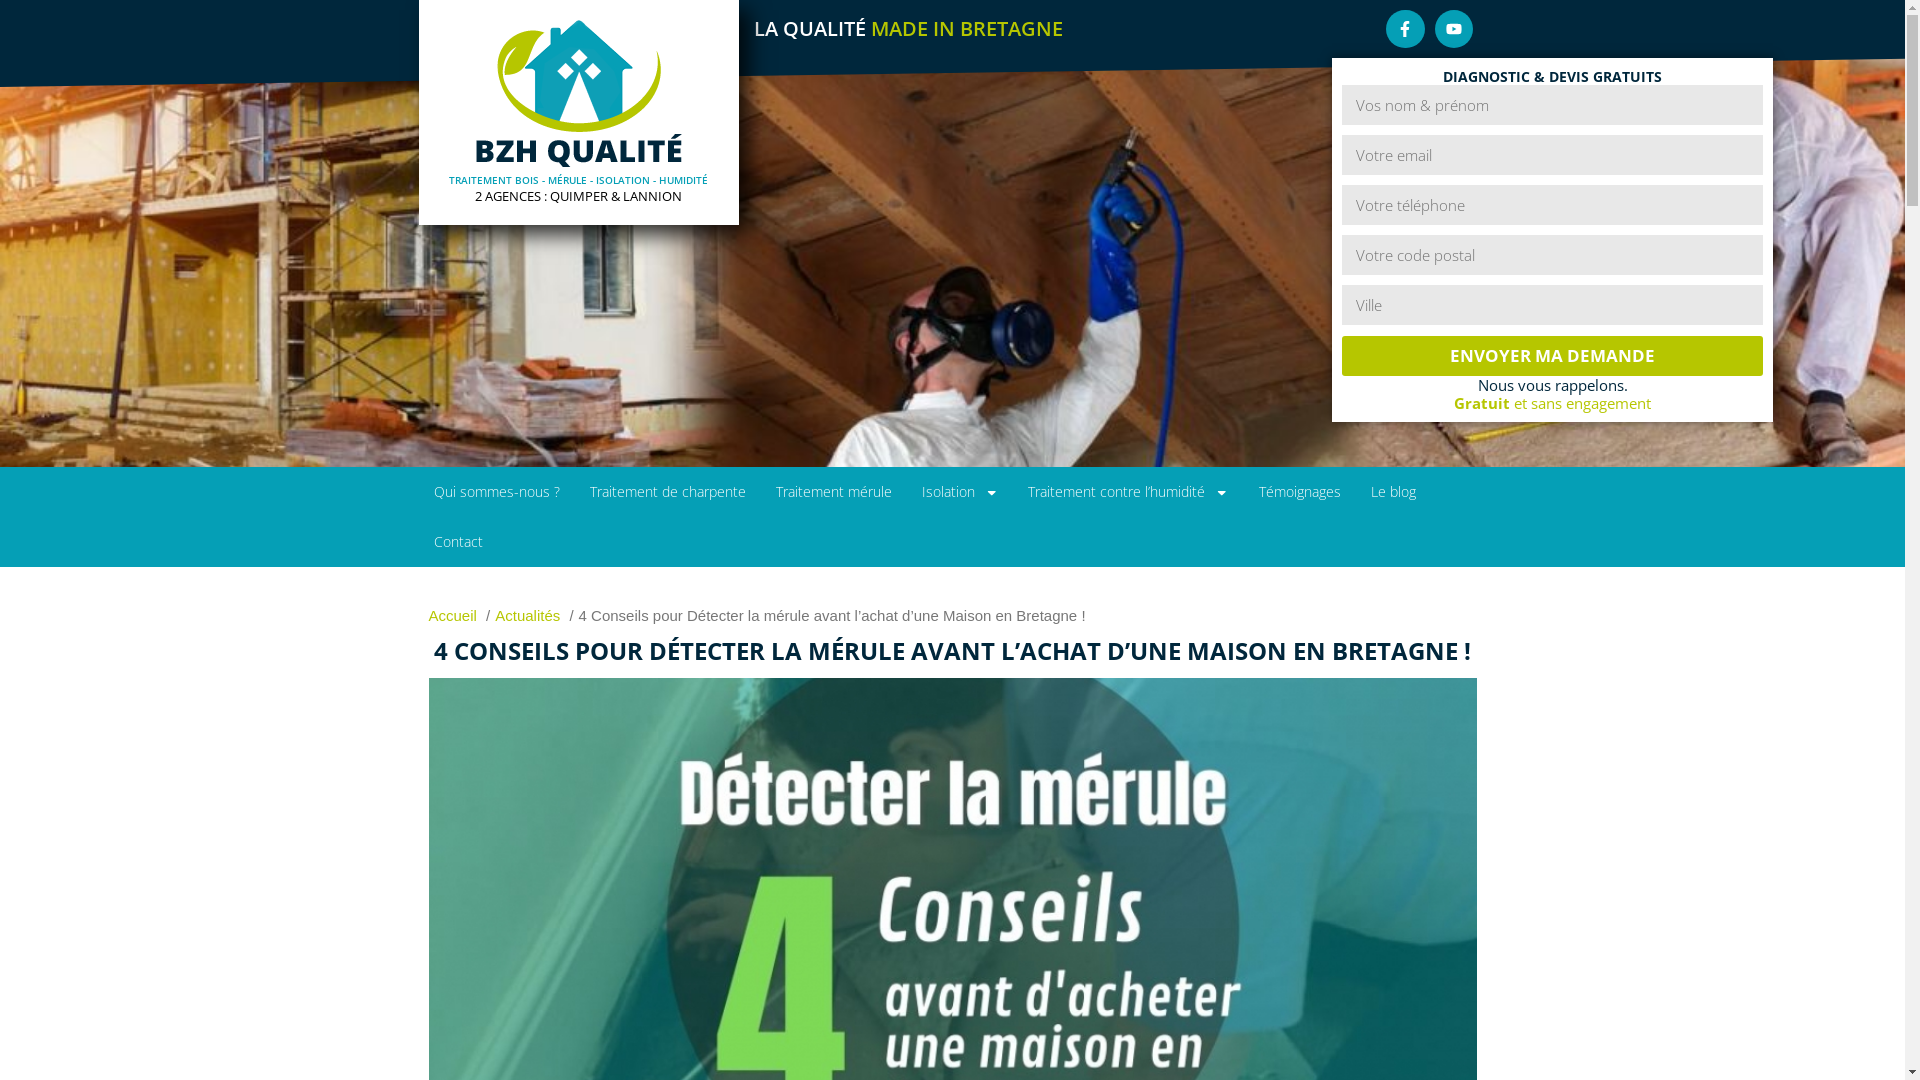 The image size is (1920, 1080). Describe the element at coordinates (1392, 492) in the screenshot. I see `'Le blog'` at that location.